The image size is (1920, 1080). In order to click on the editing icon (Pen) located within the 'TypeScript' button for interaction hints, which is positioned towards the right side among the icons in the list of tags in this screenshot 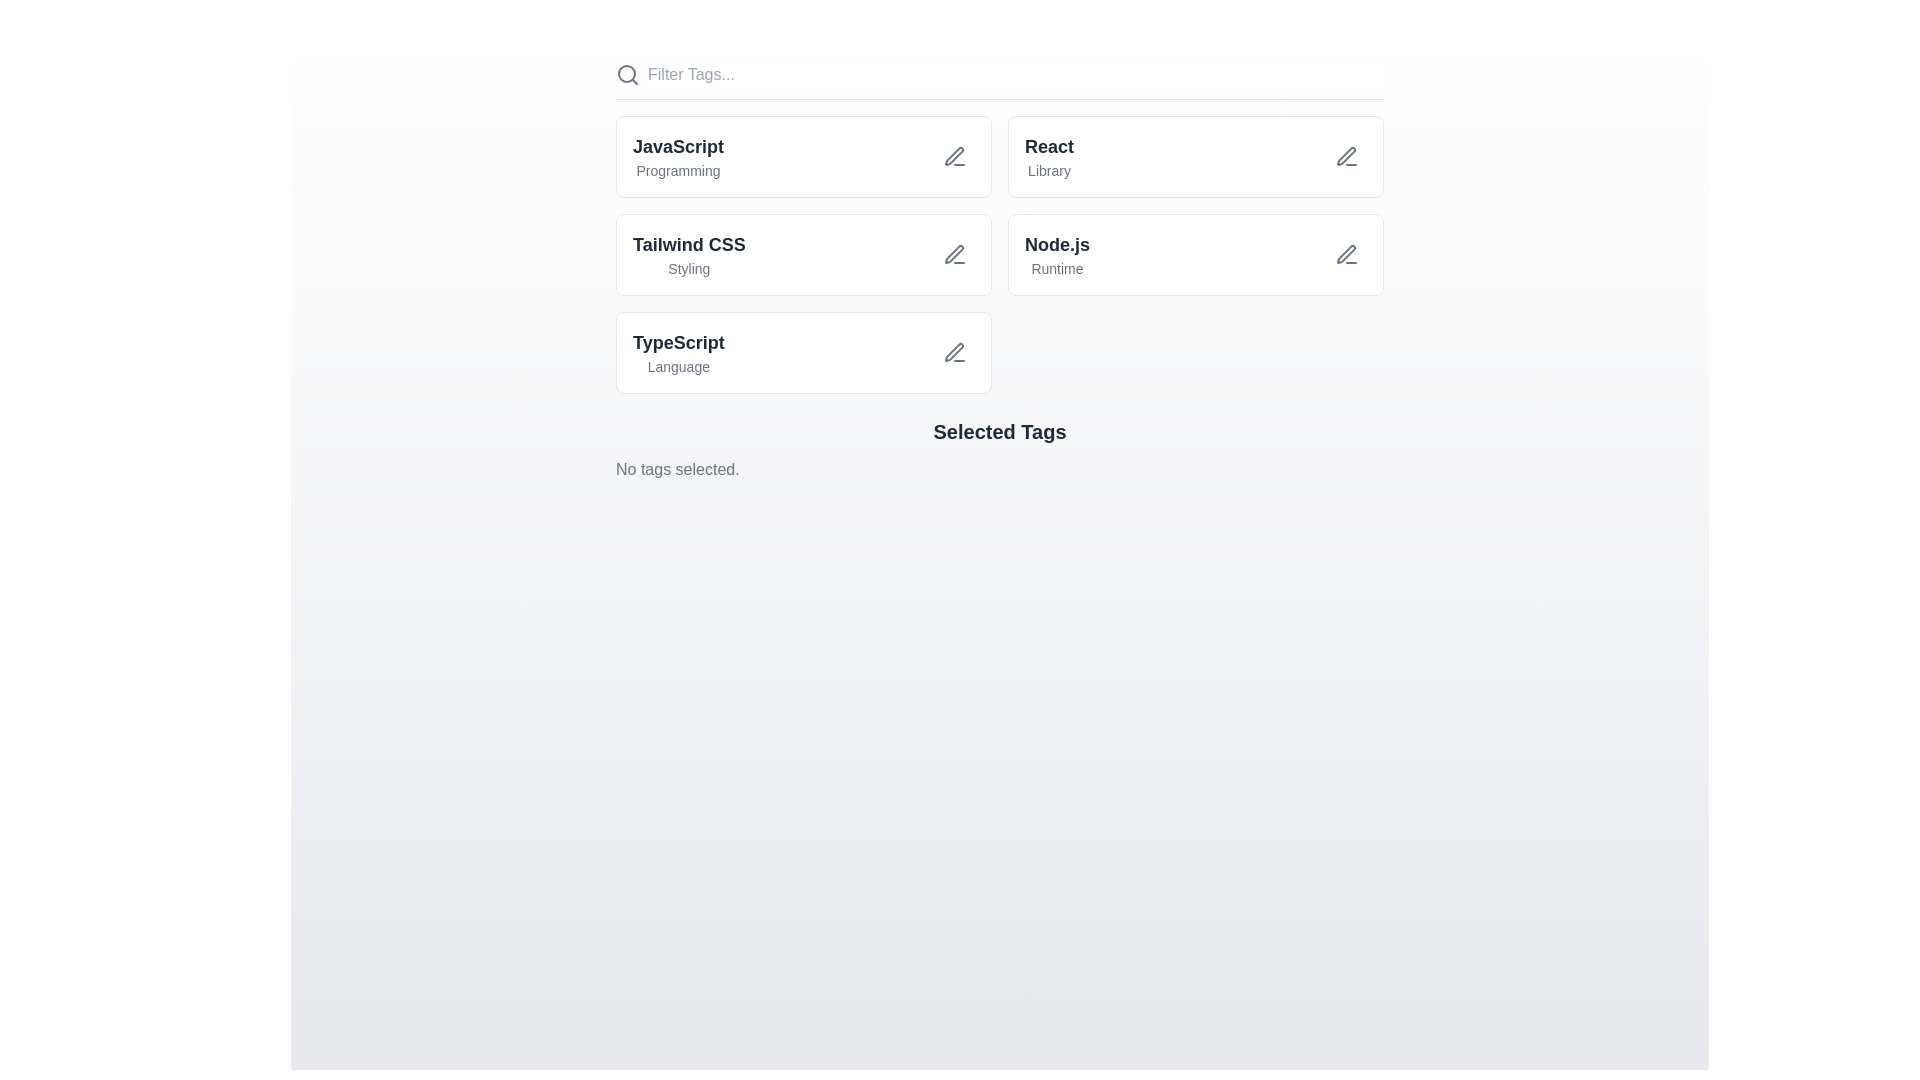, I will do `click(953, 351)`.